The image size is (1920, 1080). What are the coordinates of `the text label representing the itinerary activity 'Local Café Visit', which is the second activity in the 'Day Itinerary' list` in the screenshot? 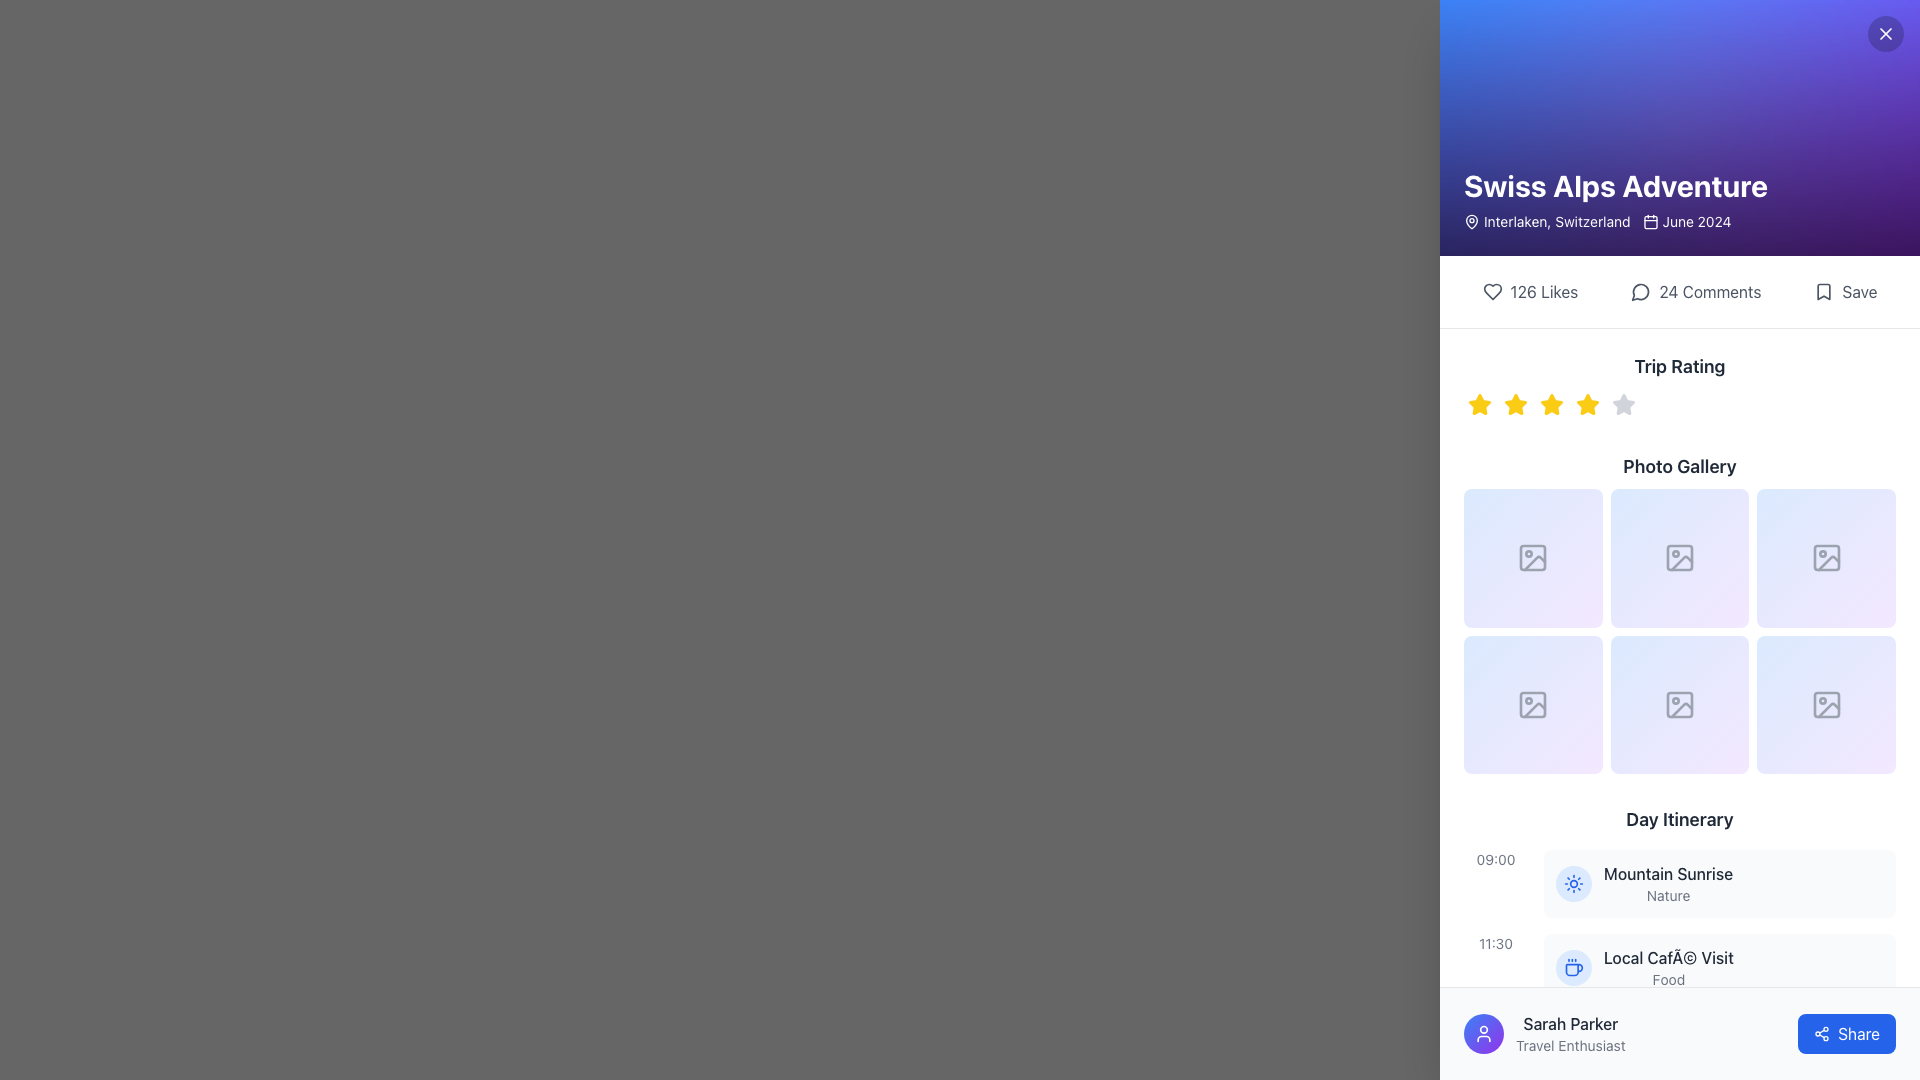 It's located at (1668, 957).